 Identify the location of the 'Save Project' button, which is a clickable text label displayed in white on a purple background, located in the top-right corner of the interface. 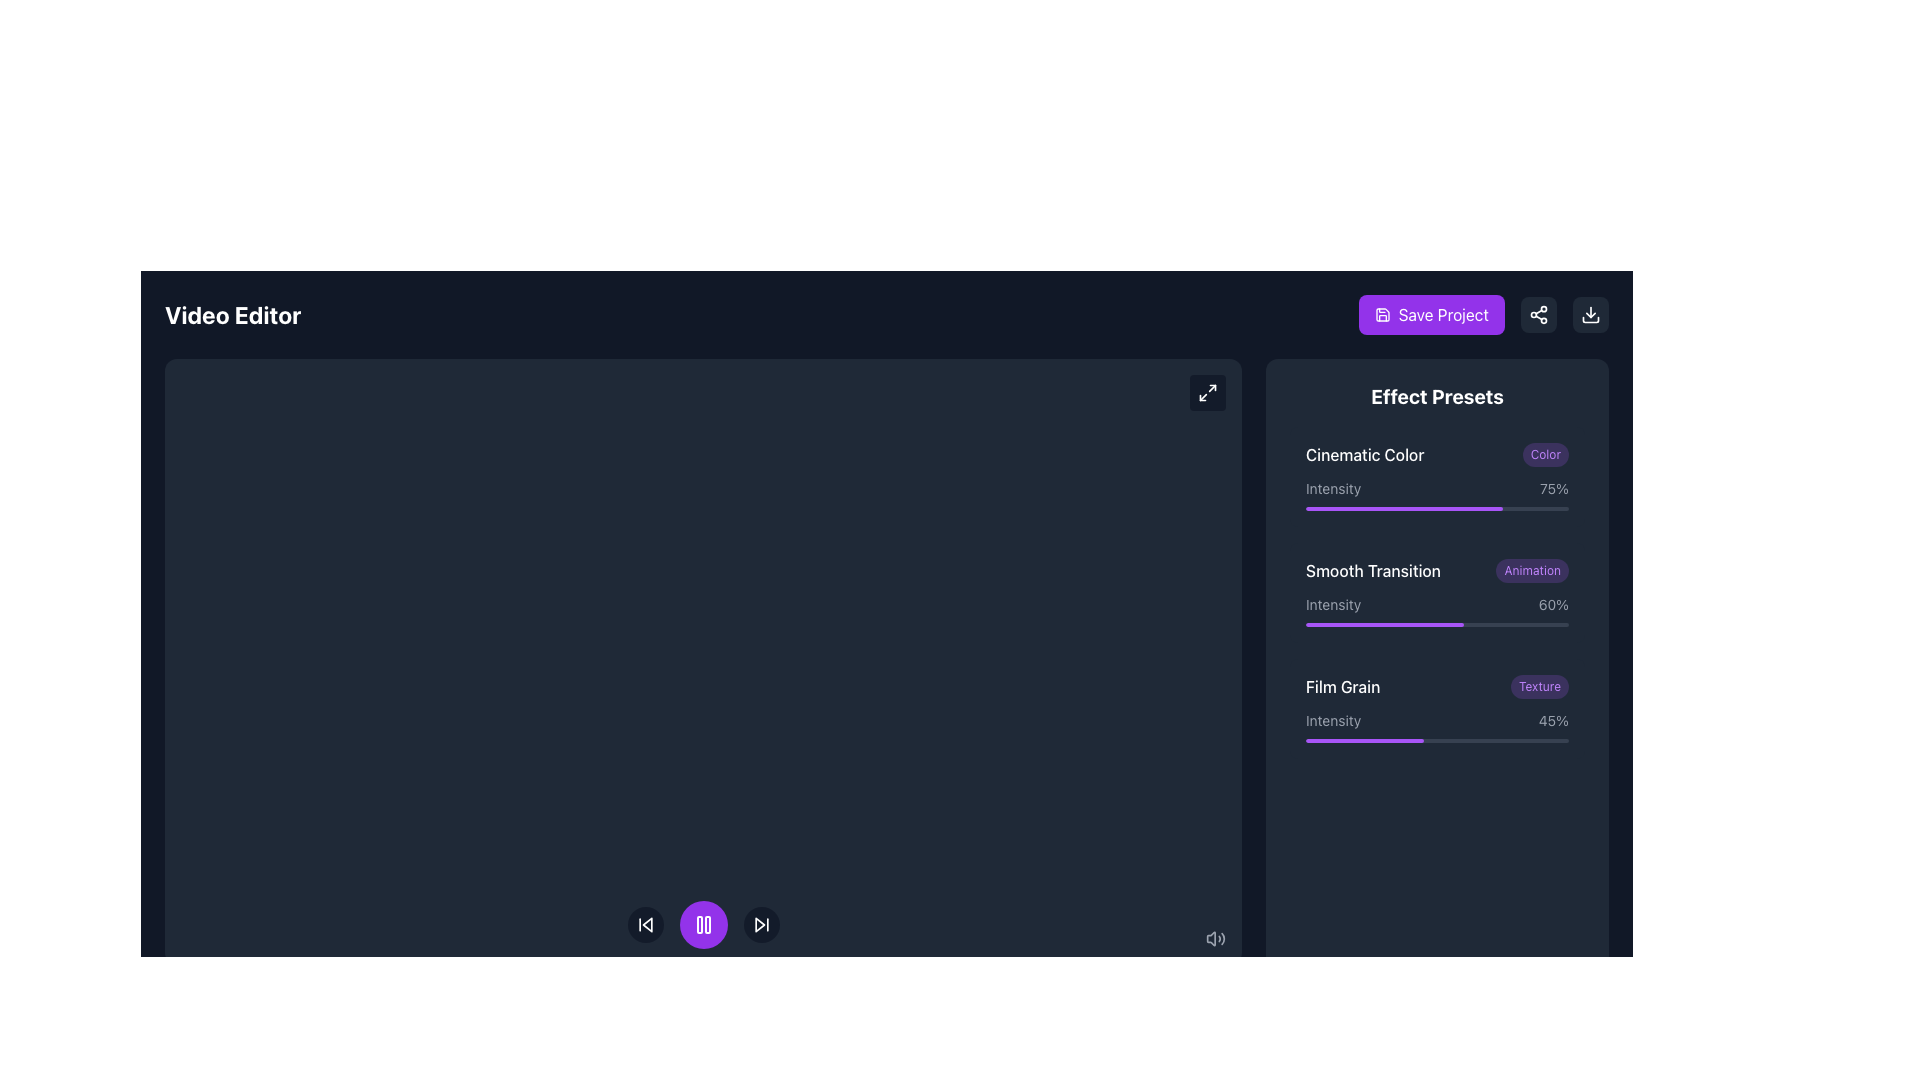
(1443, 315).